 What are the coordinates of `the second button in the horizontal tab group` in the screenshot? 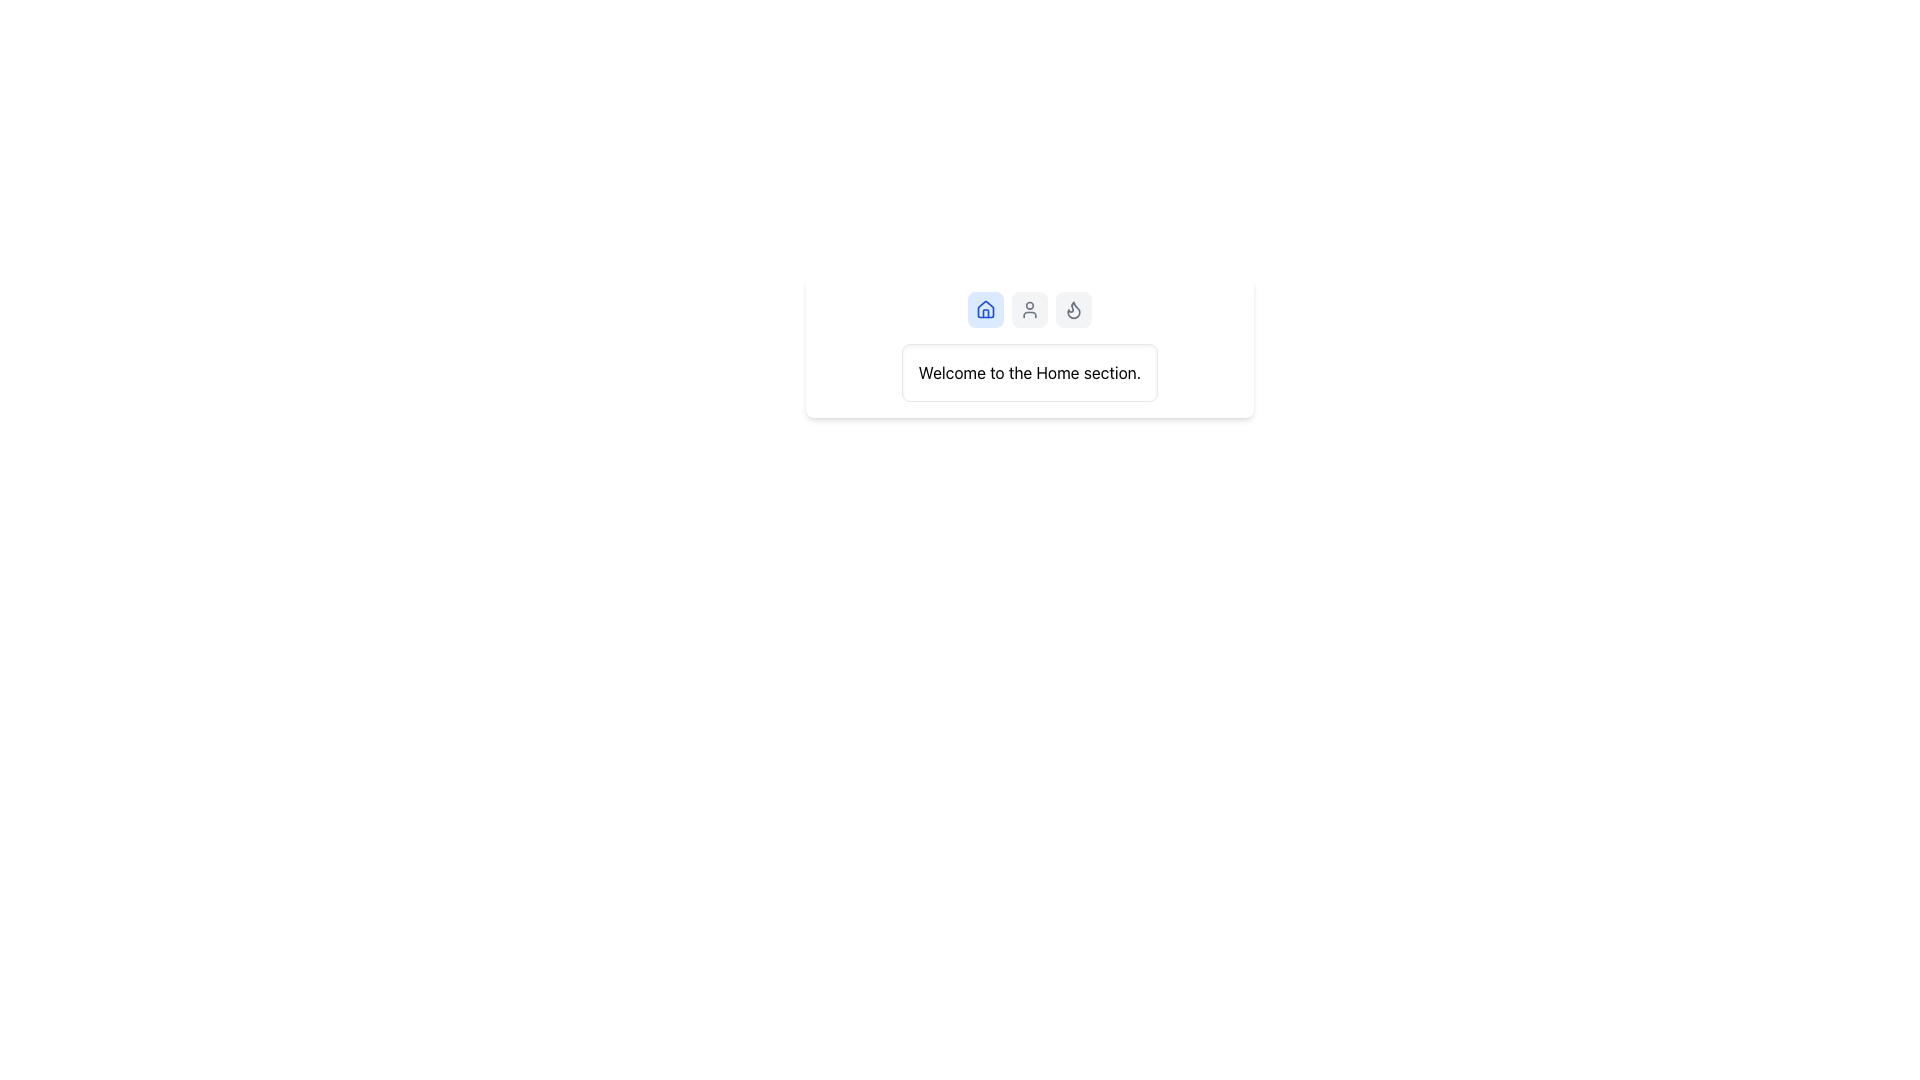 It's located at (1030, 309).